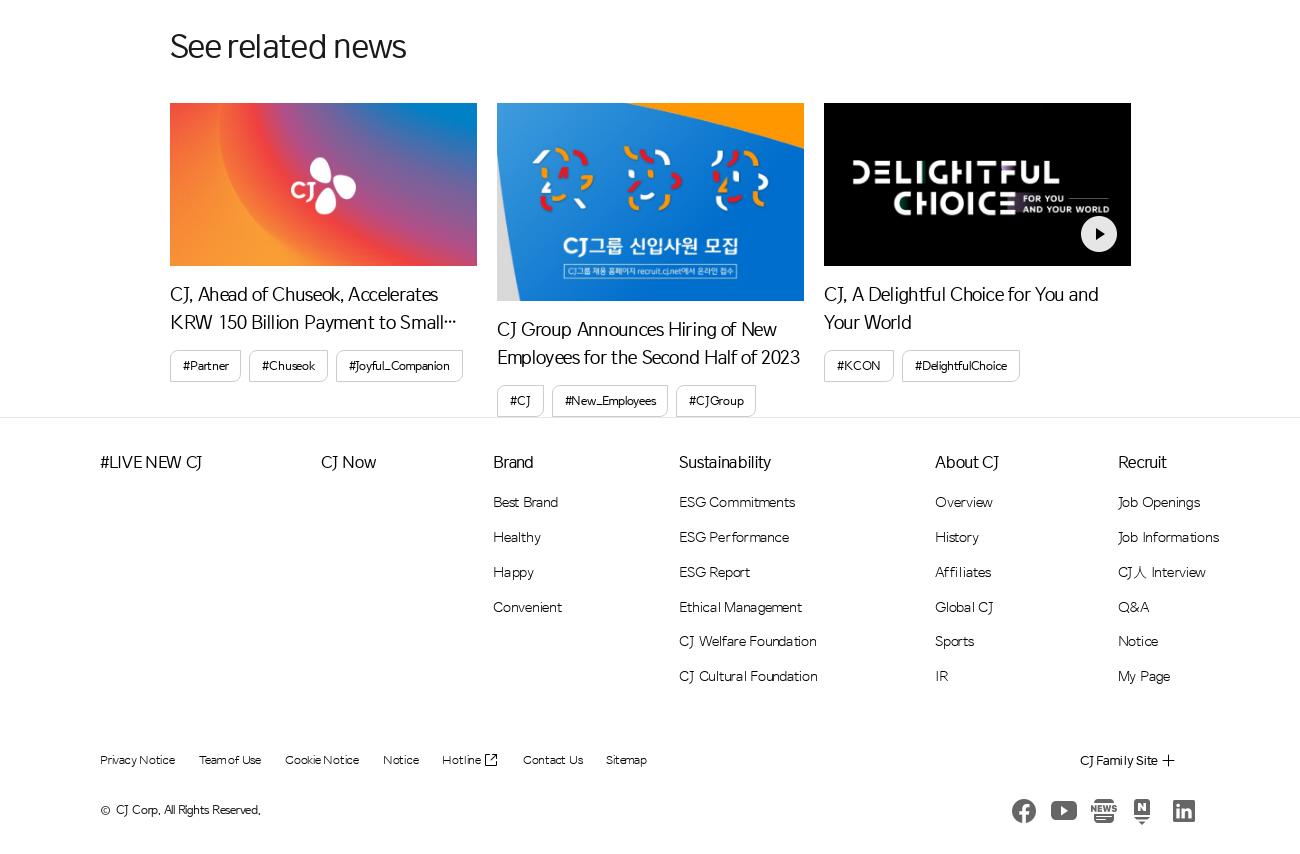  What do you see at coordinates (520, 400) in the screenshot?
I see `'#CJ'` at bounding box center [520, 400].